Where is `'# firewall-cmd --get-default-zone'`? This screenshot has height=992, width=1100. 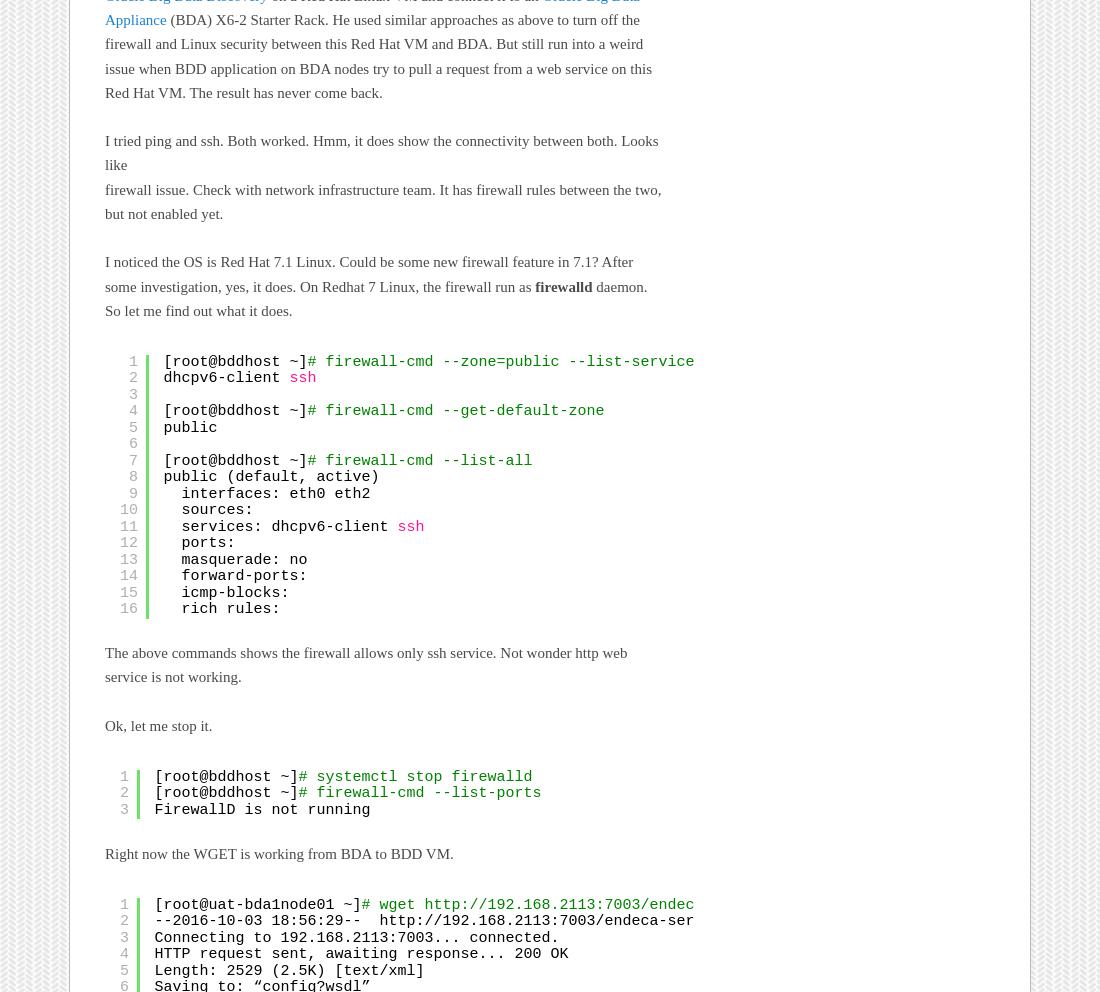
'# firewall-cmd --get-default-zone' is located at coordinates (459, 412).